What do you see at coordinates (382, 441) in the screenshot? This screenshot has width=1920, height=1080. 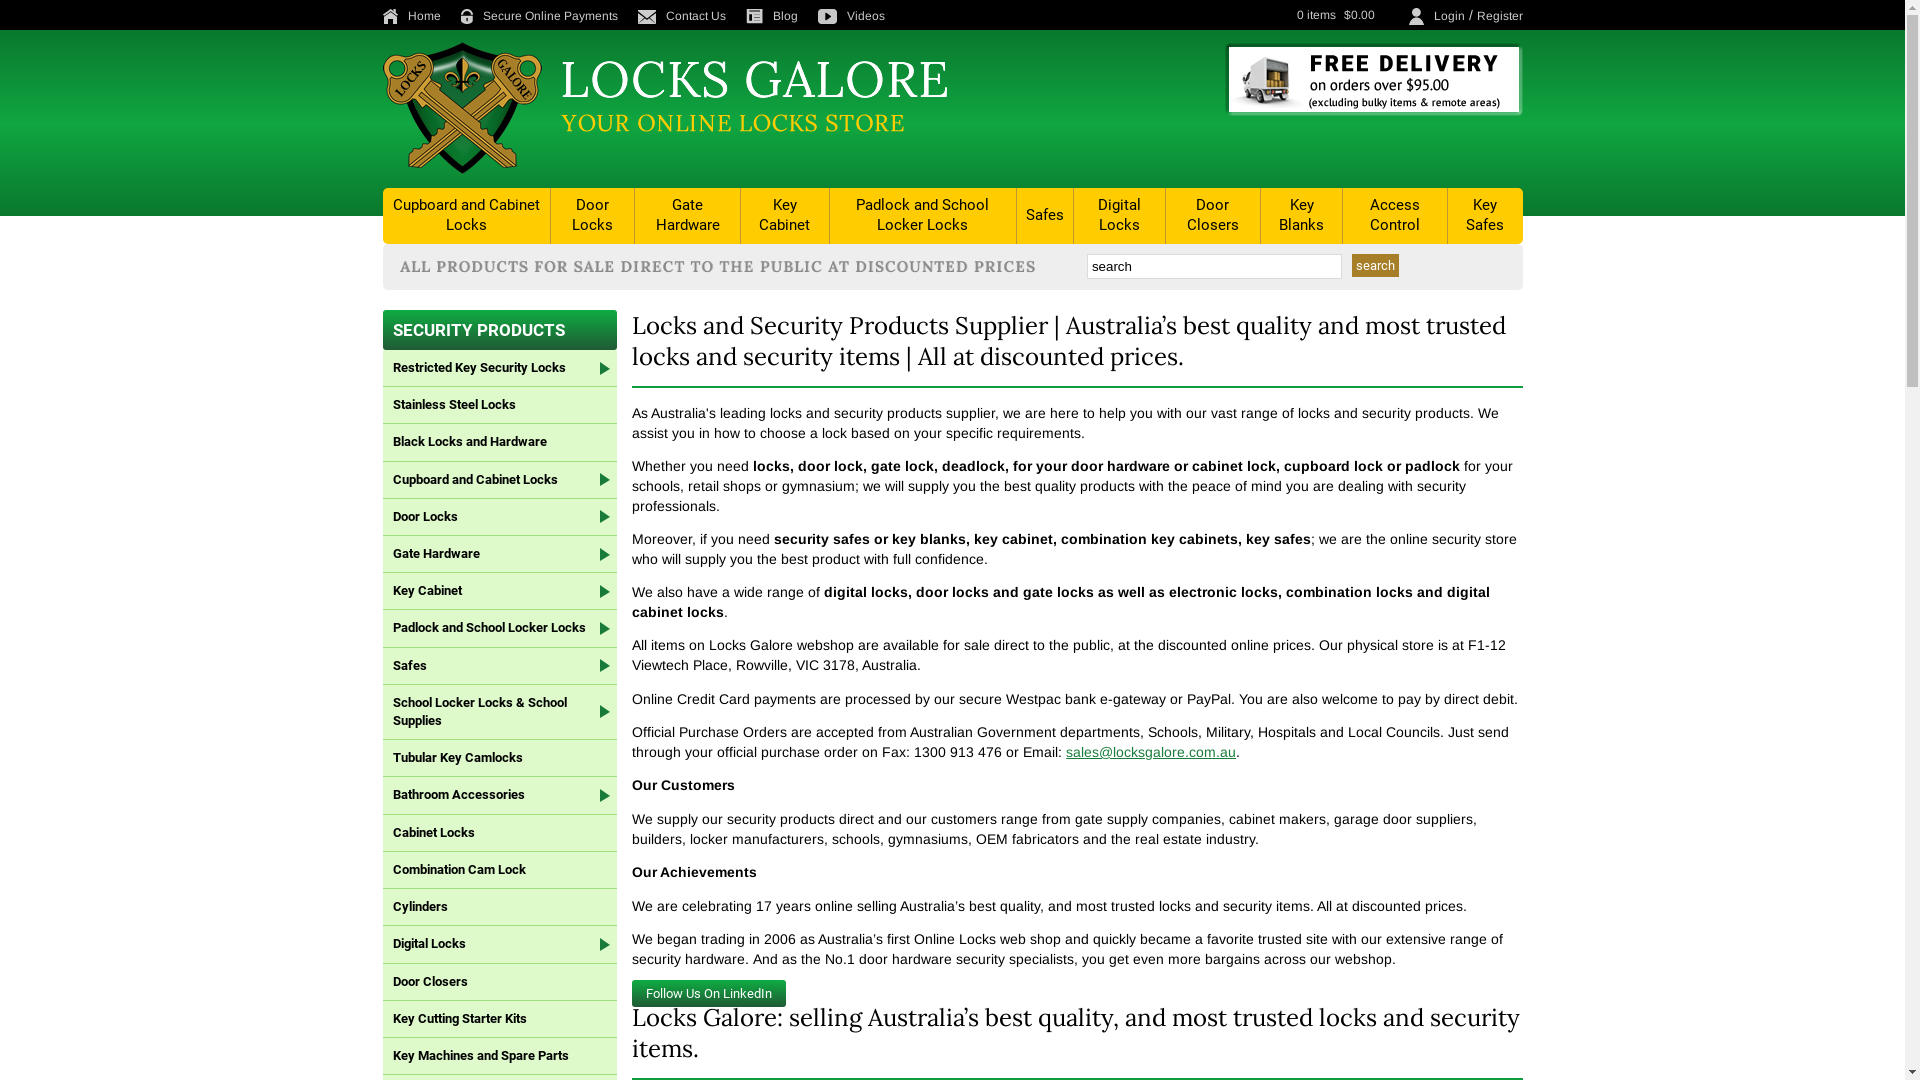 I see `'Black Locks and Hardware'` at bounding box center [382, 441].